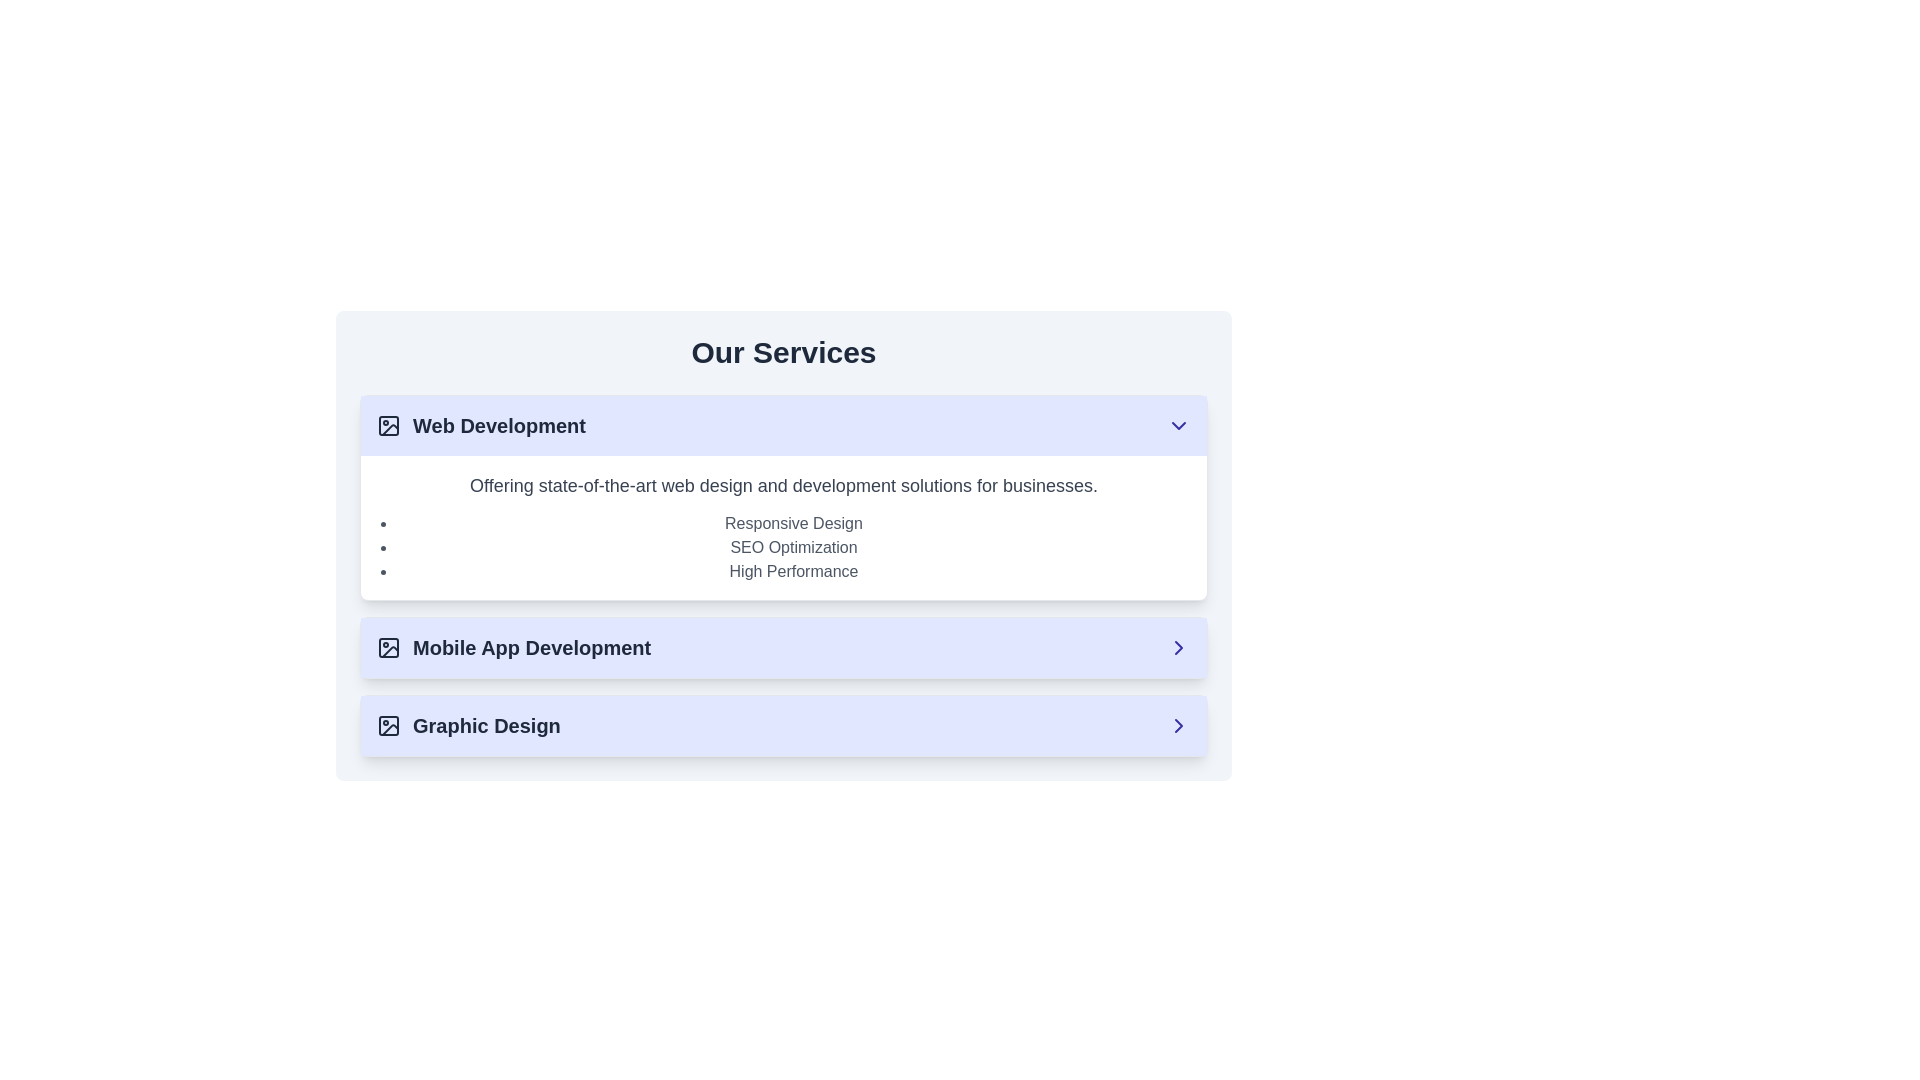  I want to click on the third bullet point text label in the 'Web Development' section that provides information about a feature related to web development, so click(792, 571).